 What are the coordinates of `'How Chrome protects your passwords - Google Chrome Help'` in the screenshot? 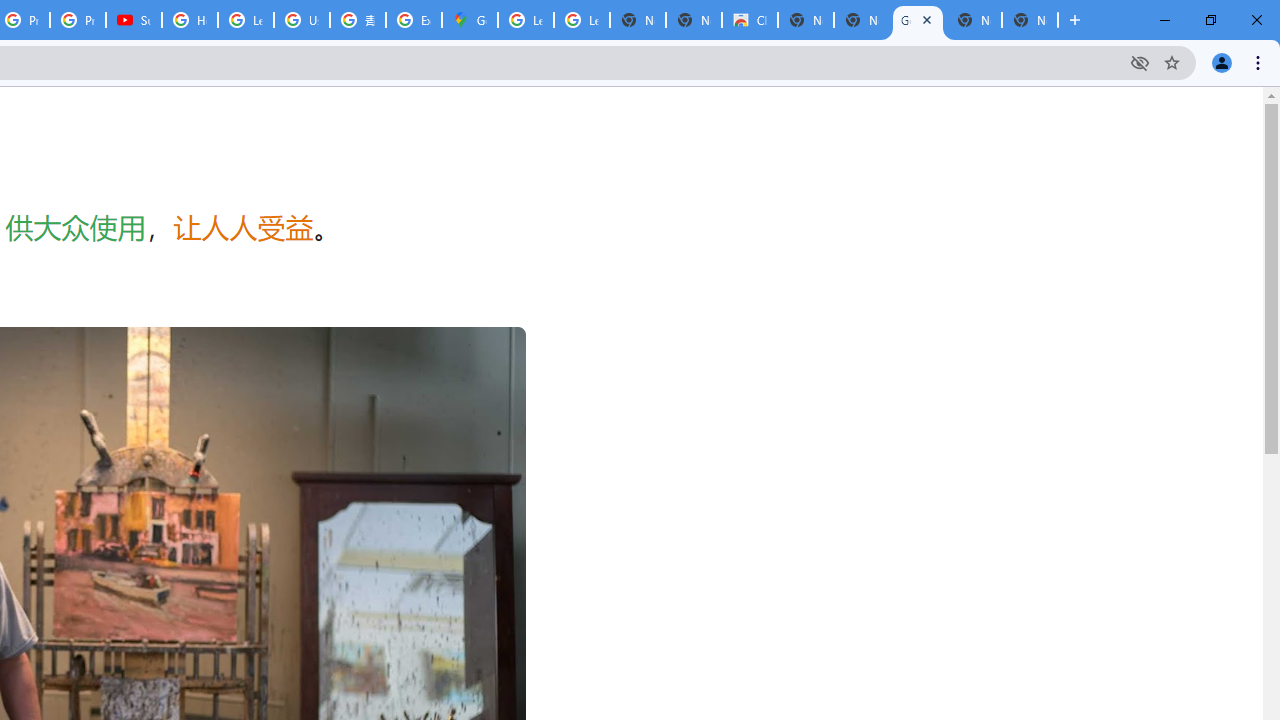 It's located at (190, 20).